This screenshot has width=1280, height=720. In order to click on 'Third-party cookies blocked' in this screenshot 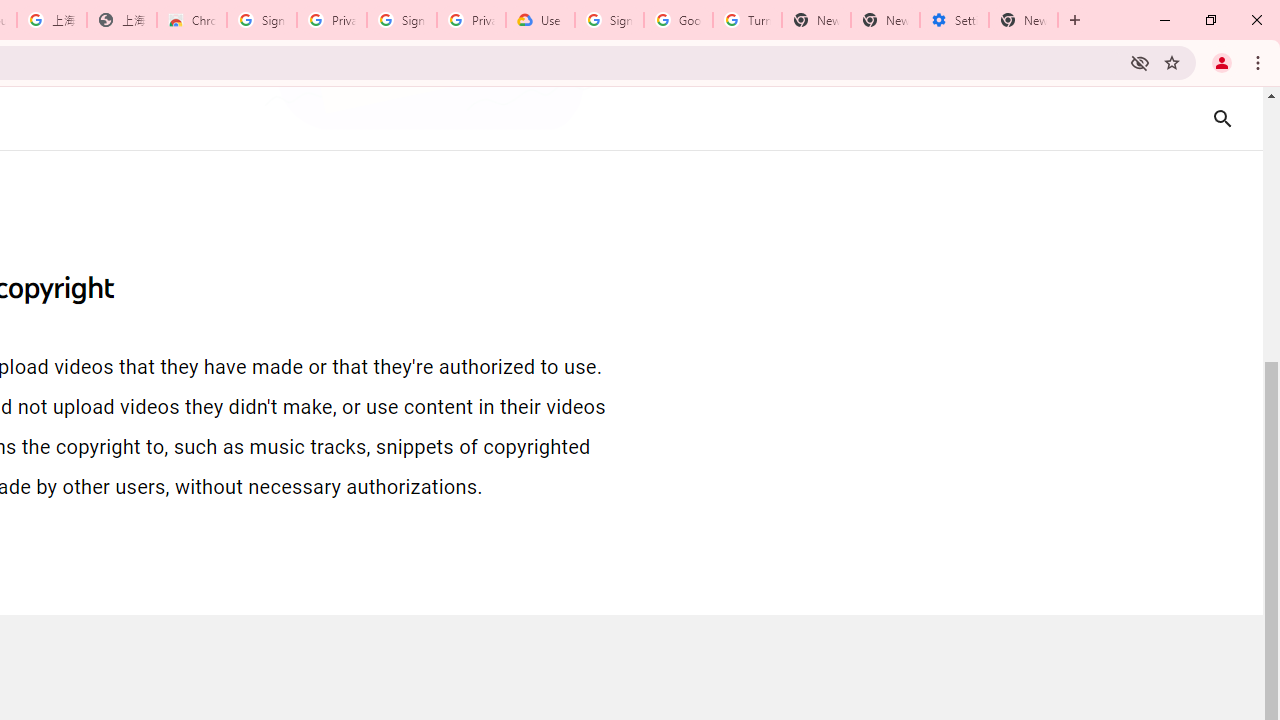, I will do `click(1139, 61)`.